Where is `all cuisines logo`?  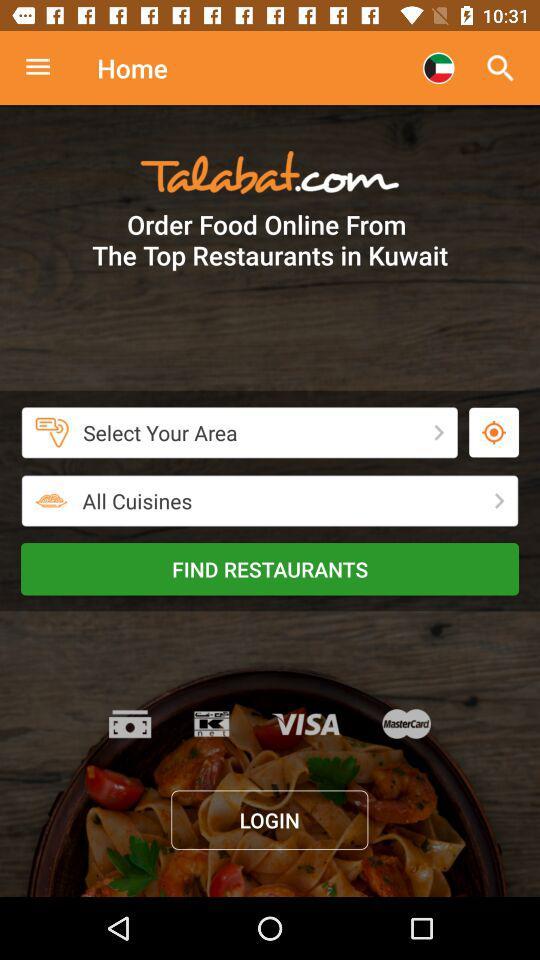
all cuisines logo is located at coordinates (52, 500).